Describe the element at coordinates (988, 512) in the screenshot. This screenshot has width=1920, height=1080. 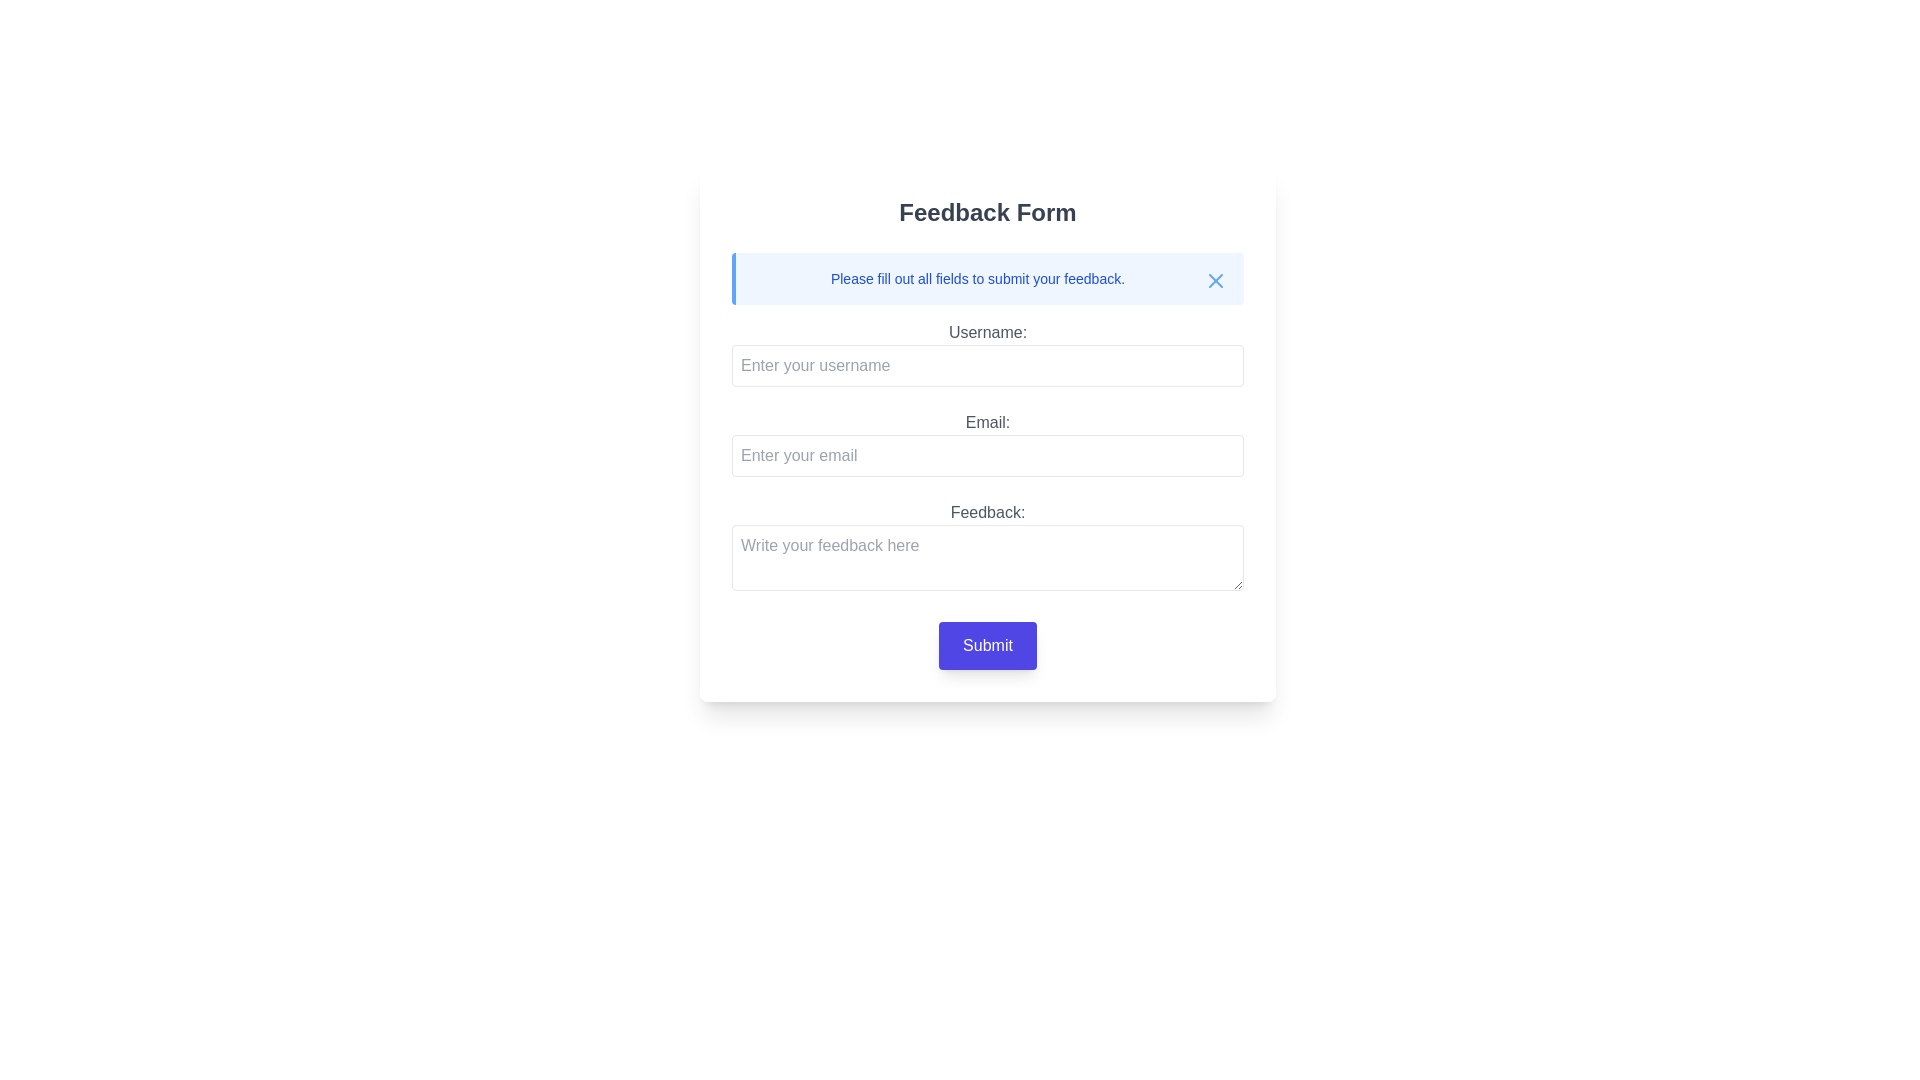
I see `the static text label that indicates the input field for feedback, located directly above the feedback text area and below the 'Email:' field in the middle of the form layout` at that location.